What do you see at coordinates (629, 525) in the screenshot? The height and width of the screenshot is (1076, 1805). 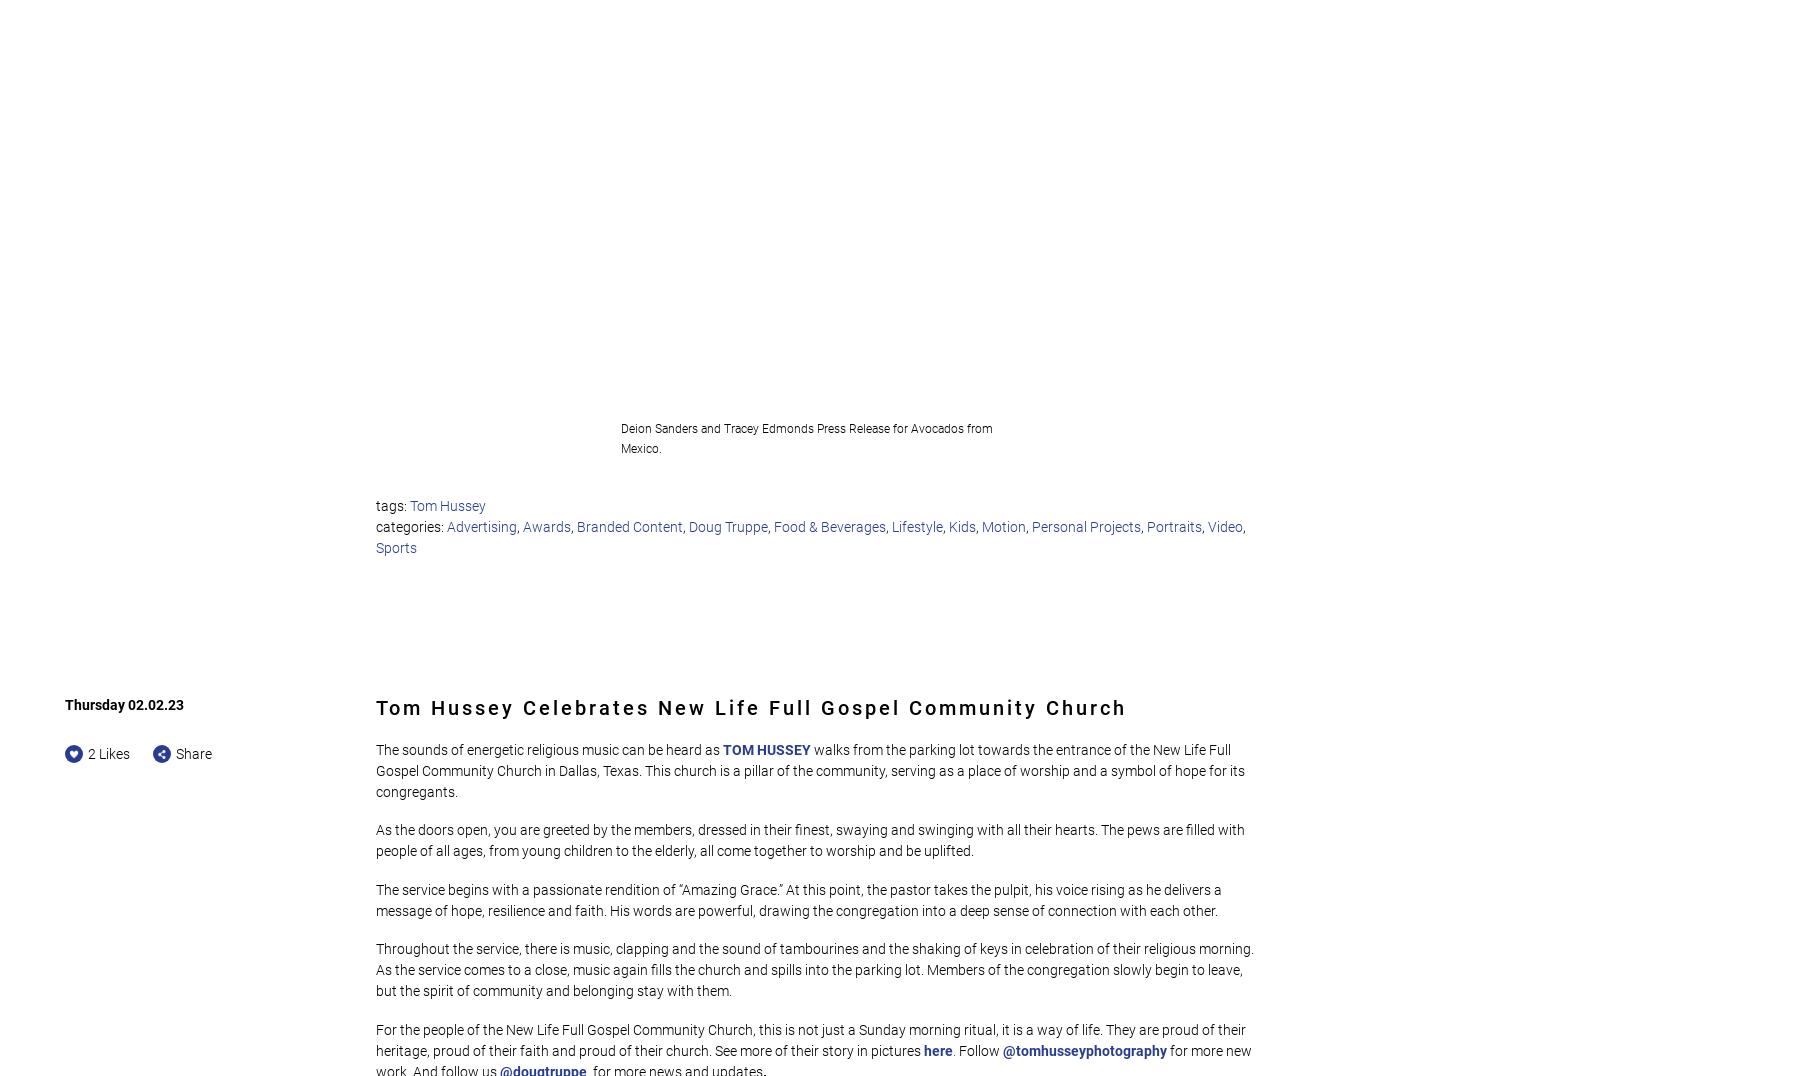 I see `'Branded Content'` at bounding box center [629, 525].